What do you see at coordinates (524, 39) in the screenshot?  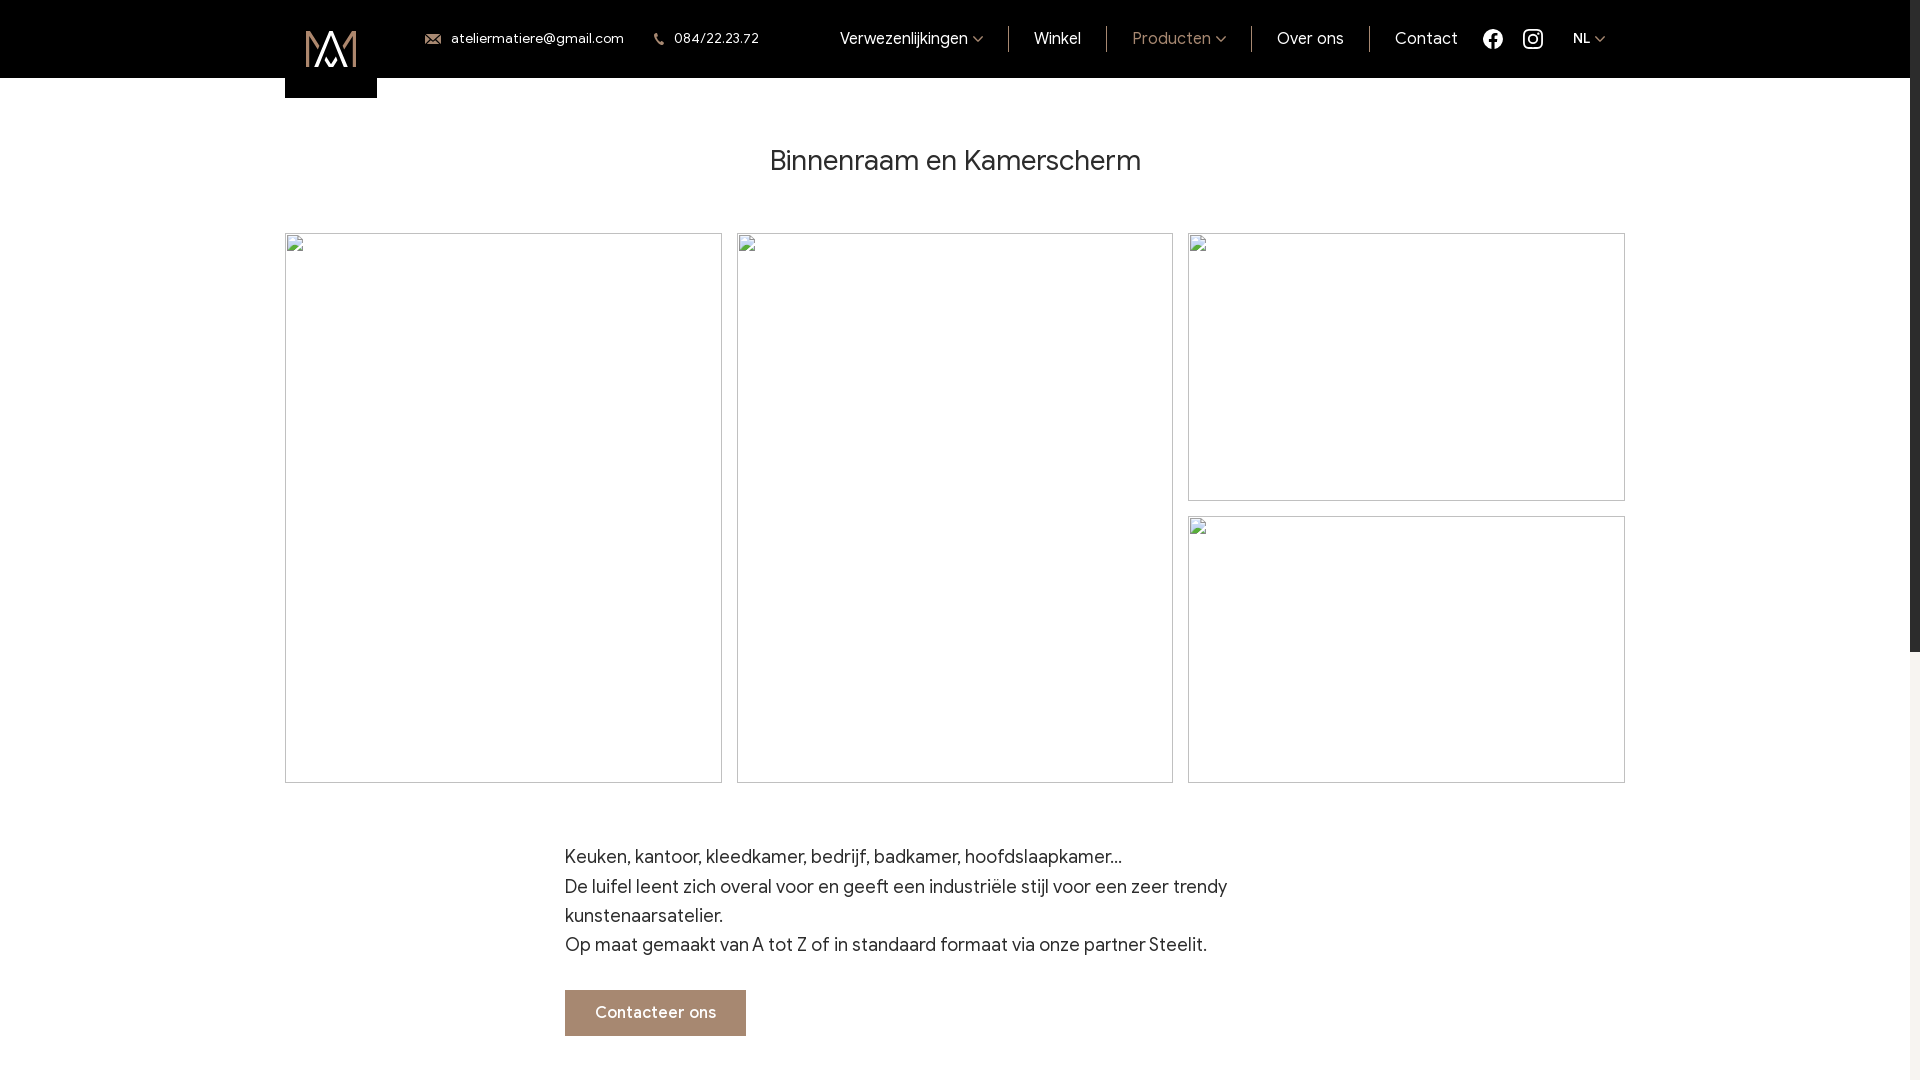 I see `'Contacteer ons` at bounding box center [524, 39].